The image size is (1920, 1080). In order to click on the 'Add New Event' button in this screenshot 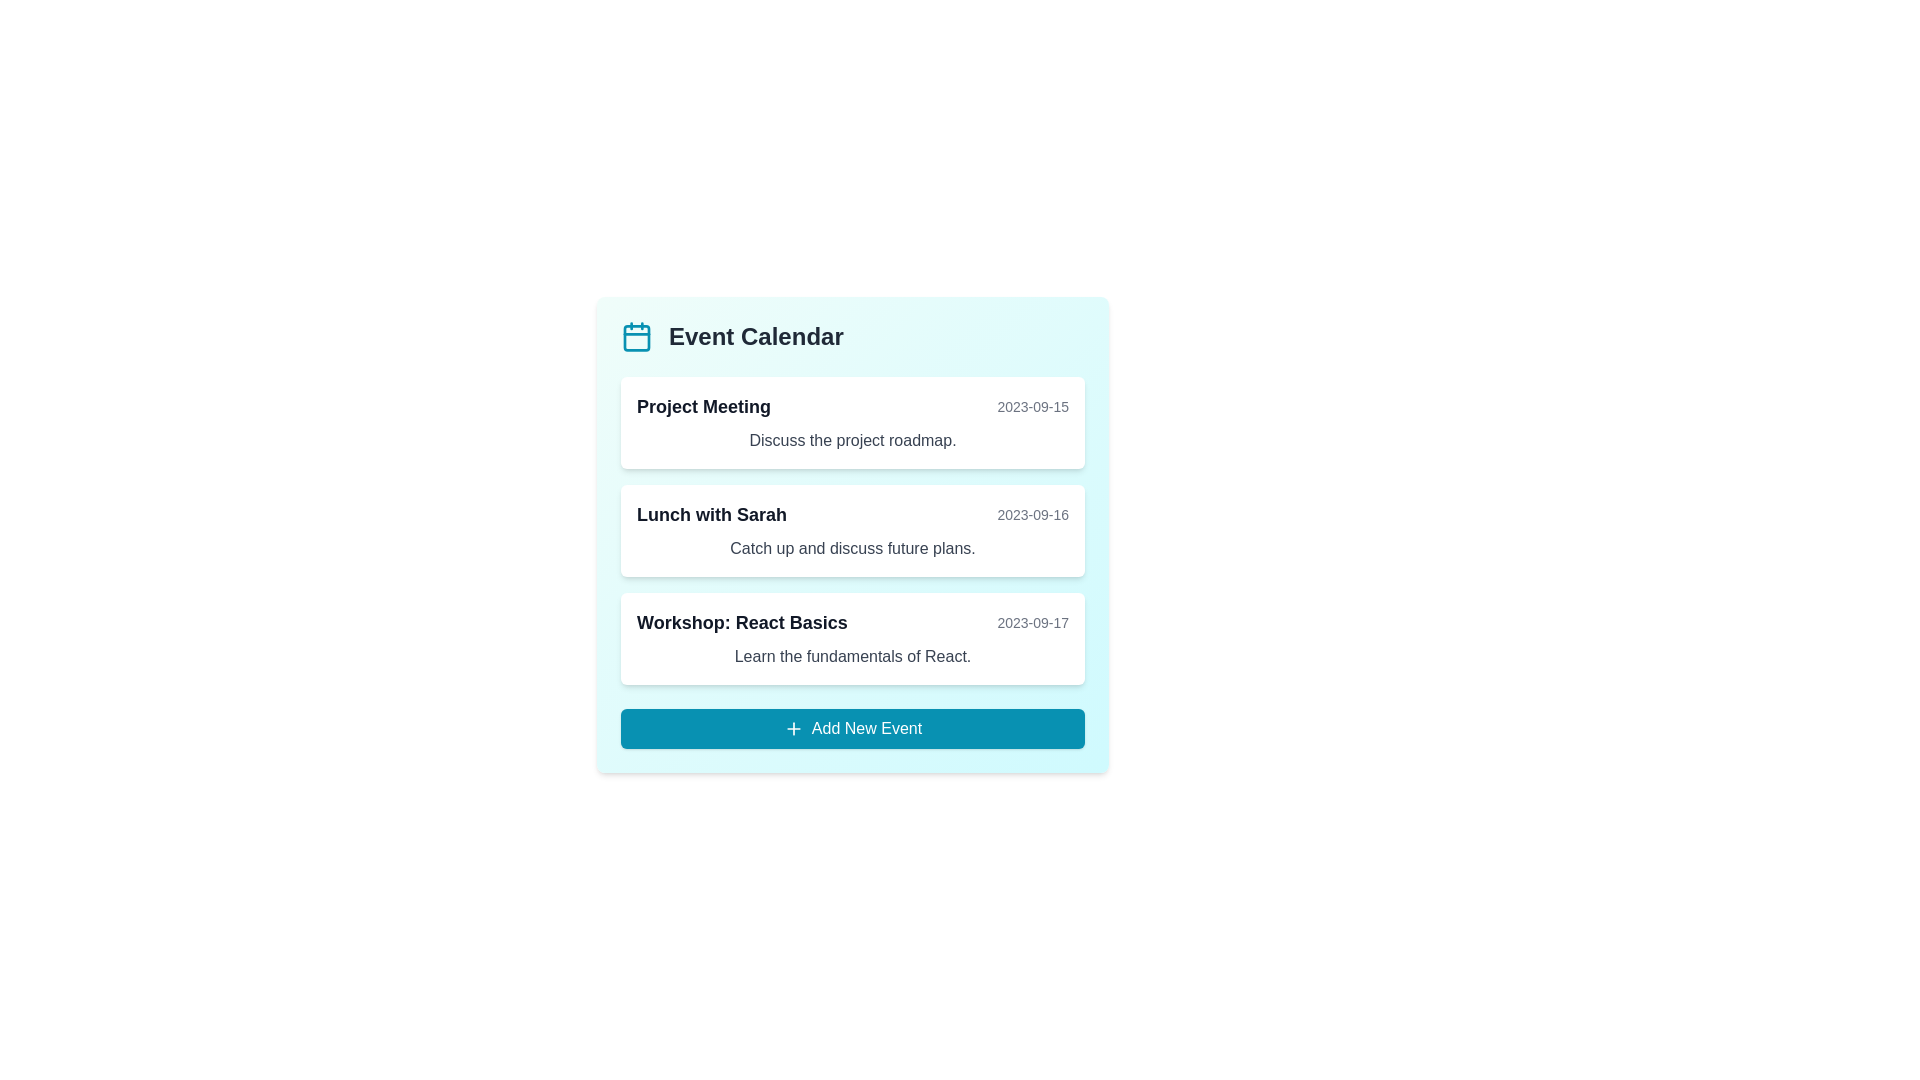, I will do `click(853, 729)`.